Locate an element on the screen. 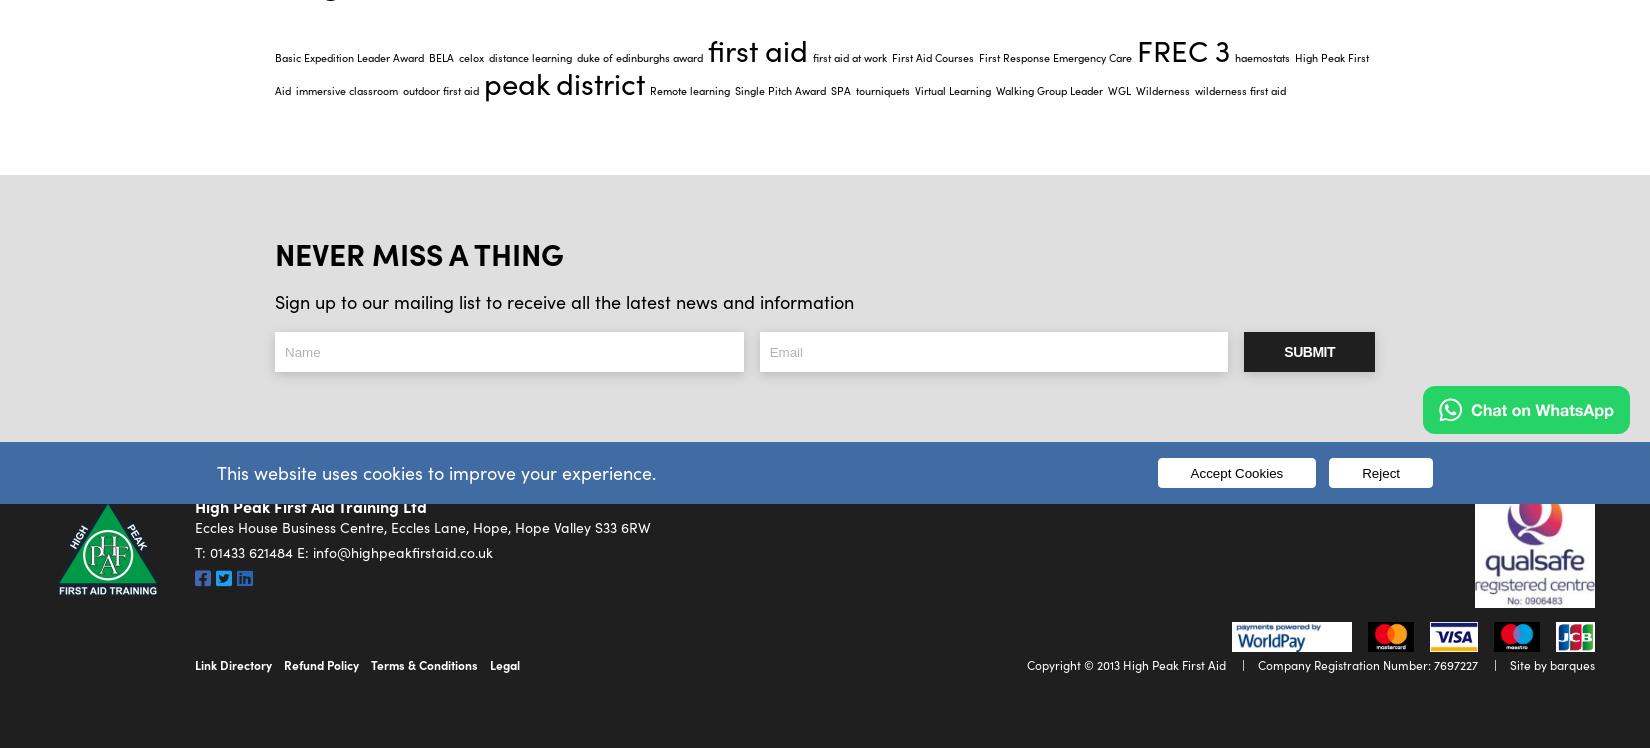 The height and width of the screenshot is (748, 1650). 'immersive classroom' is located at coordinates (346, 88).